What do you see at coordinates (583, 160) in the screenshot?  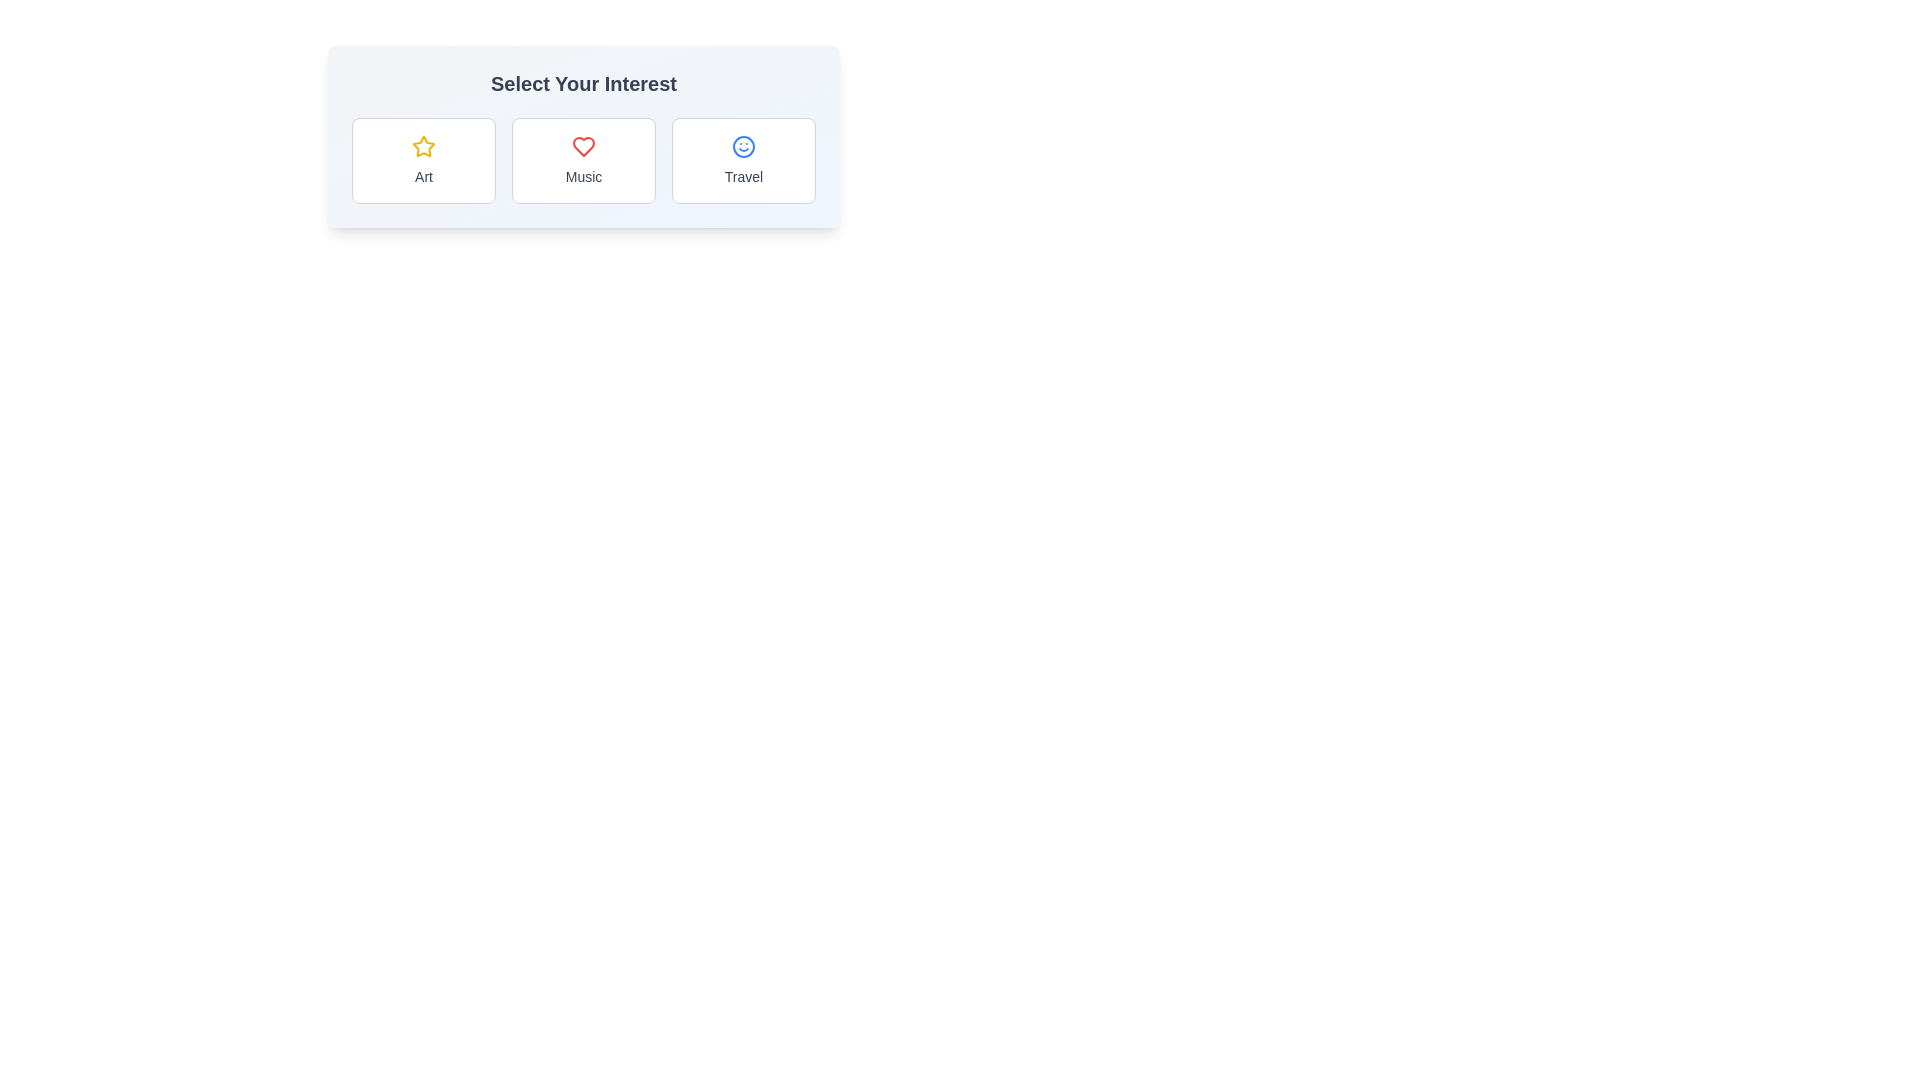 I see `the selectable card labeled 'Music' which is a rectangular card with a white background and a red heart icon at the top` at bounding box center [583, 160].